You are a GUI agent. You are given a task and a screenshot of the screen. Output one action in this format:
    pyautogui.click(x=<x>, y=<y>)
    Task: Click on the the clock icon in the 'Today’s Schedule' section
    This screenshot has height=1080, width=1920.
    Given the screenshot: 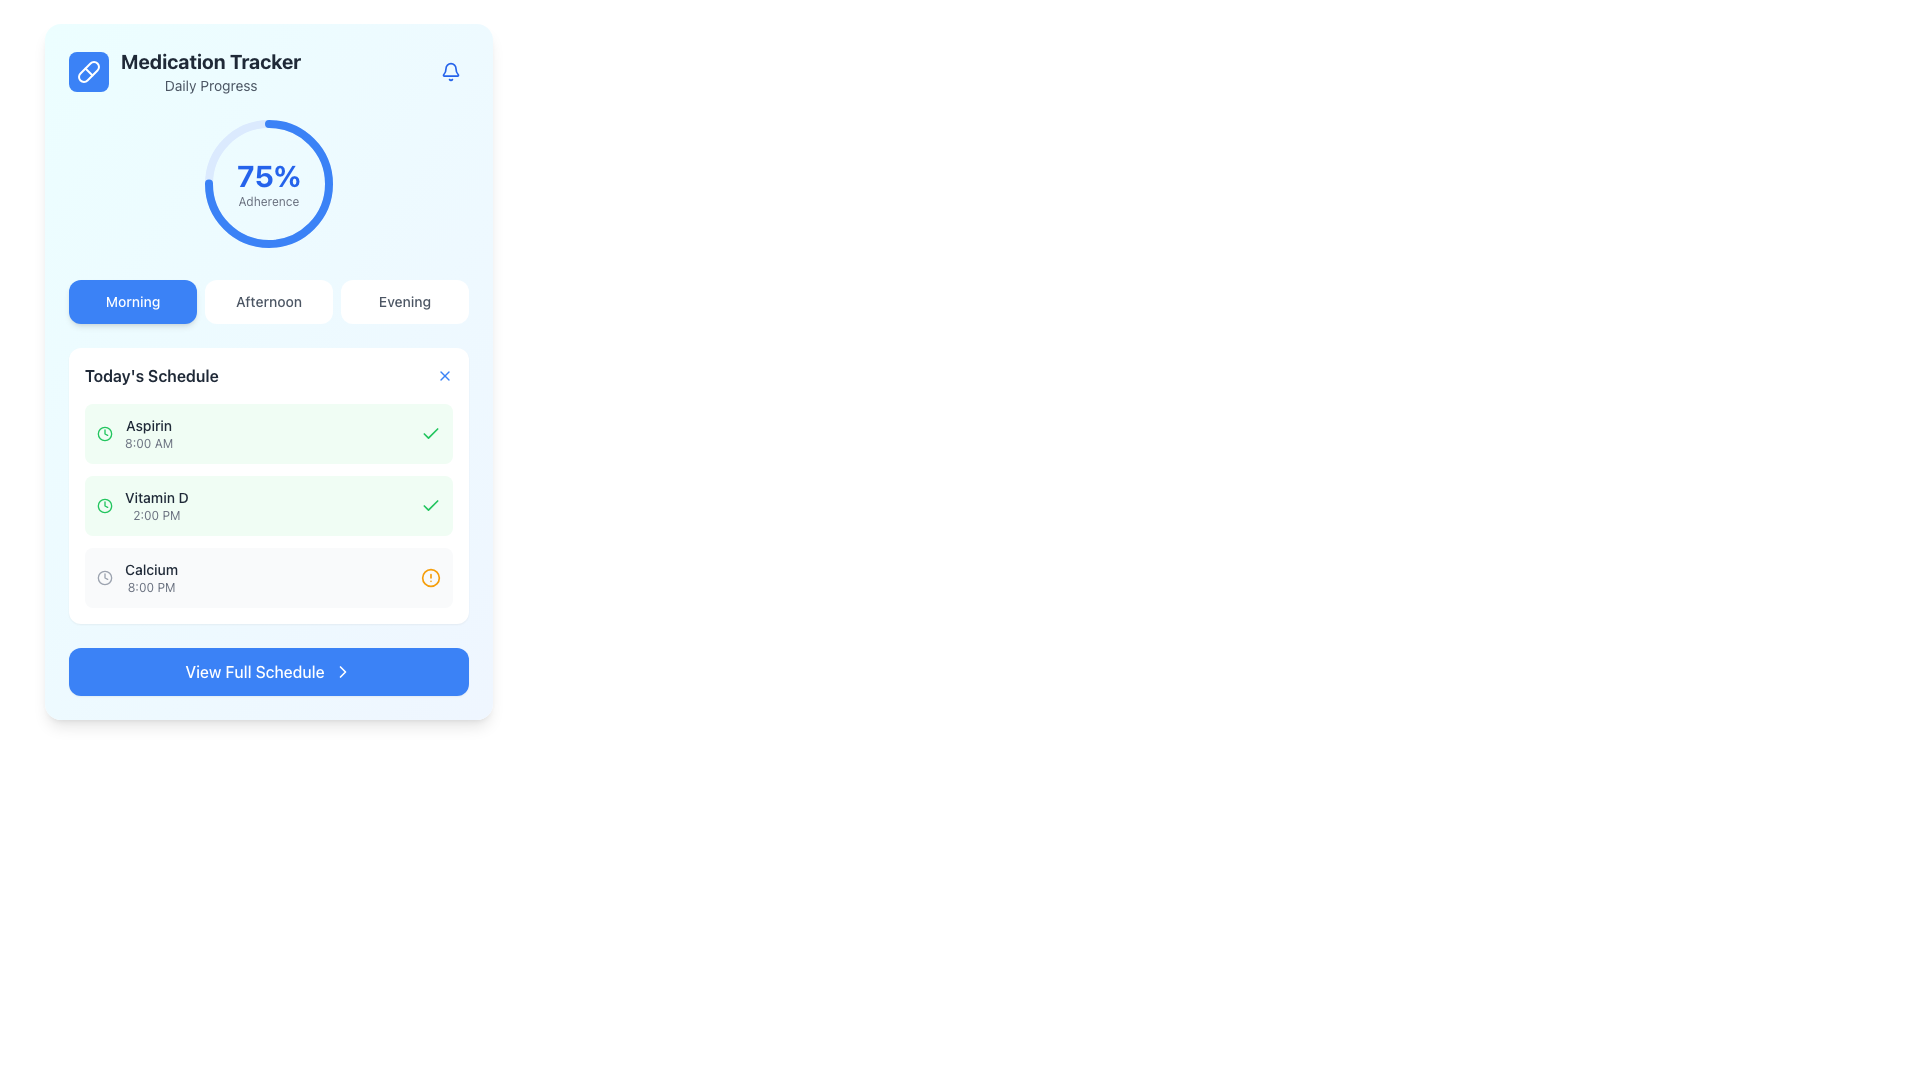 What is the action you would take?
    pyautogui.click(x=104, y=578)
    